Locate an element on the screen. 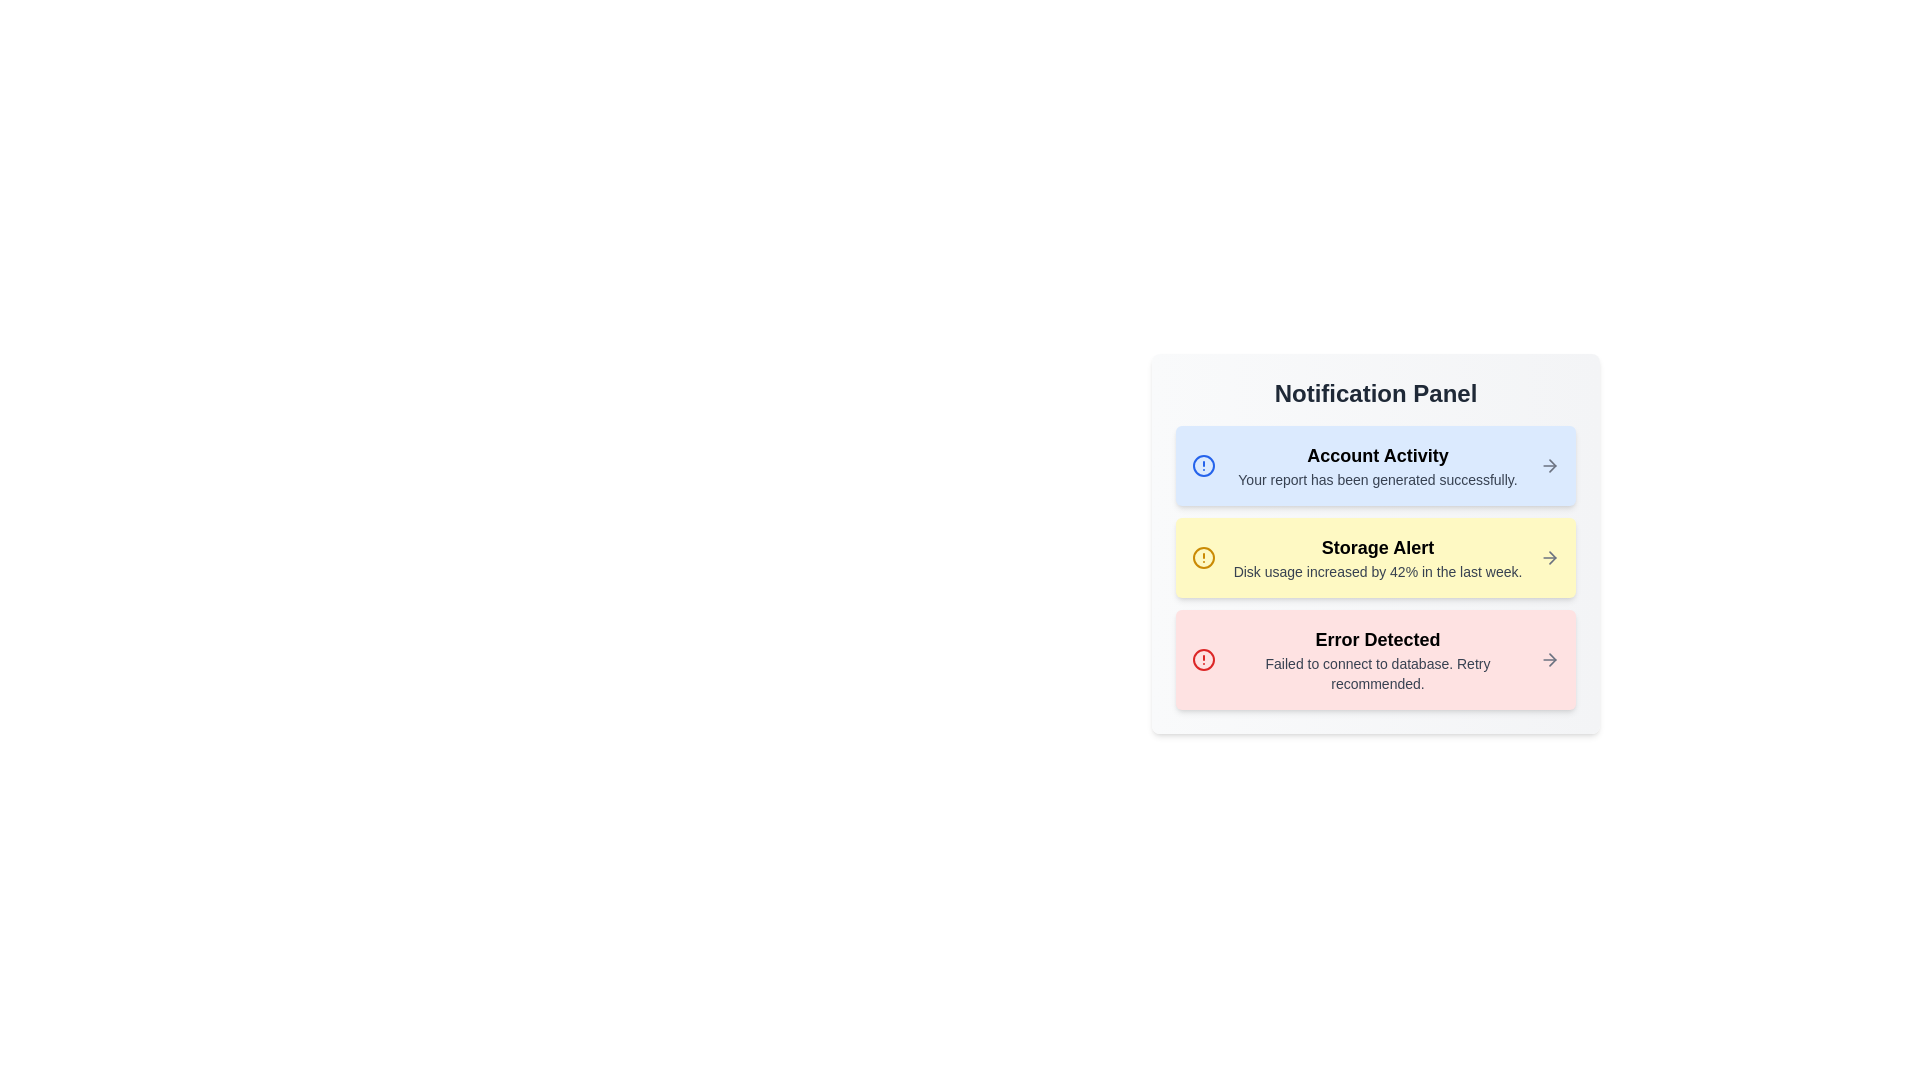 This screenshot has width=1920, height=1080. the notification icon corresponding to Account Activity is located at coordinates (1203, 466).